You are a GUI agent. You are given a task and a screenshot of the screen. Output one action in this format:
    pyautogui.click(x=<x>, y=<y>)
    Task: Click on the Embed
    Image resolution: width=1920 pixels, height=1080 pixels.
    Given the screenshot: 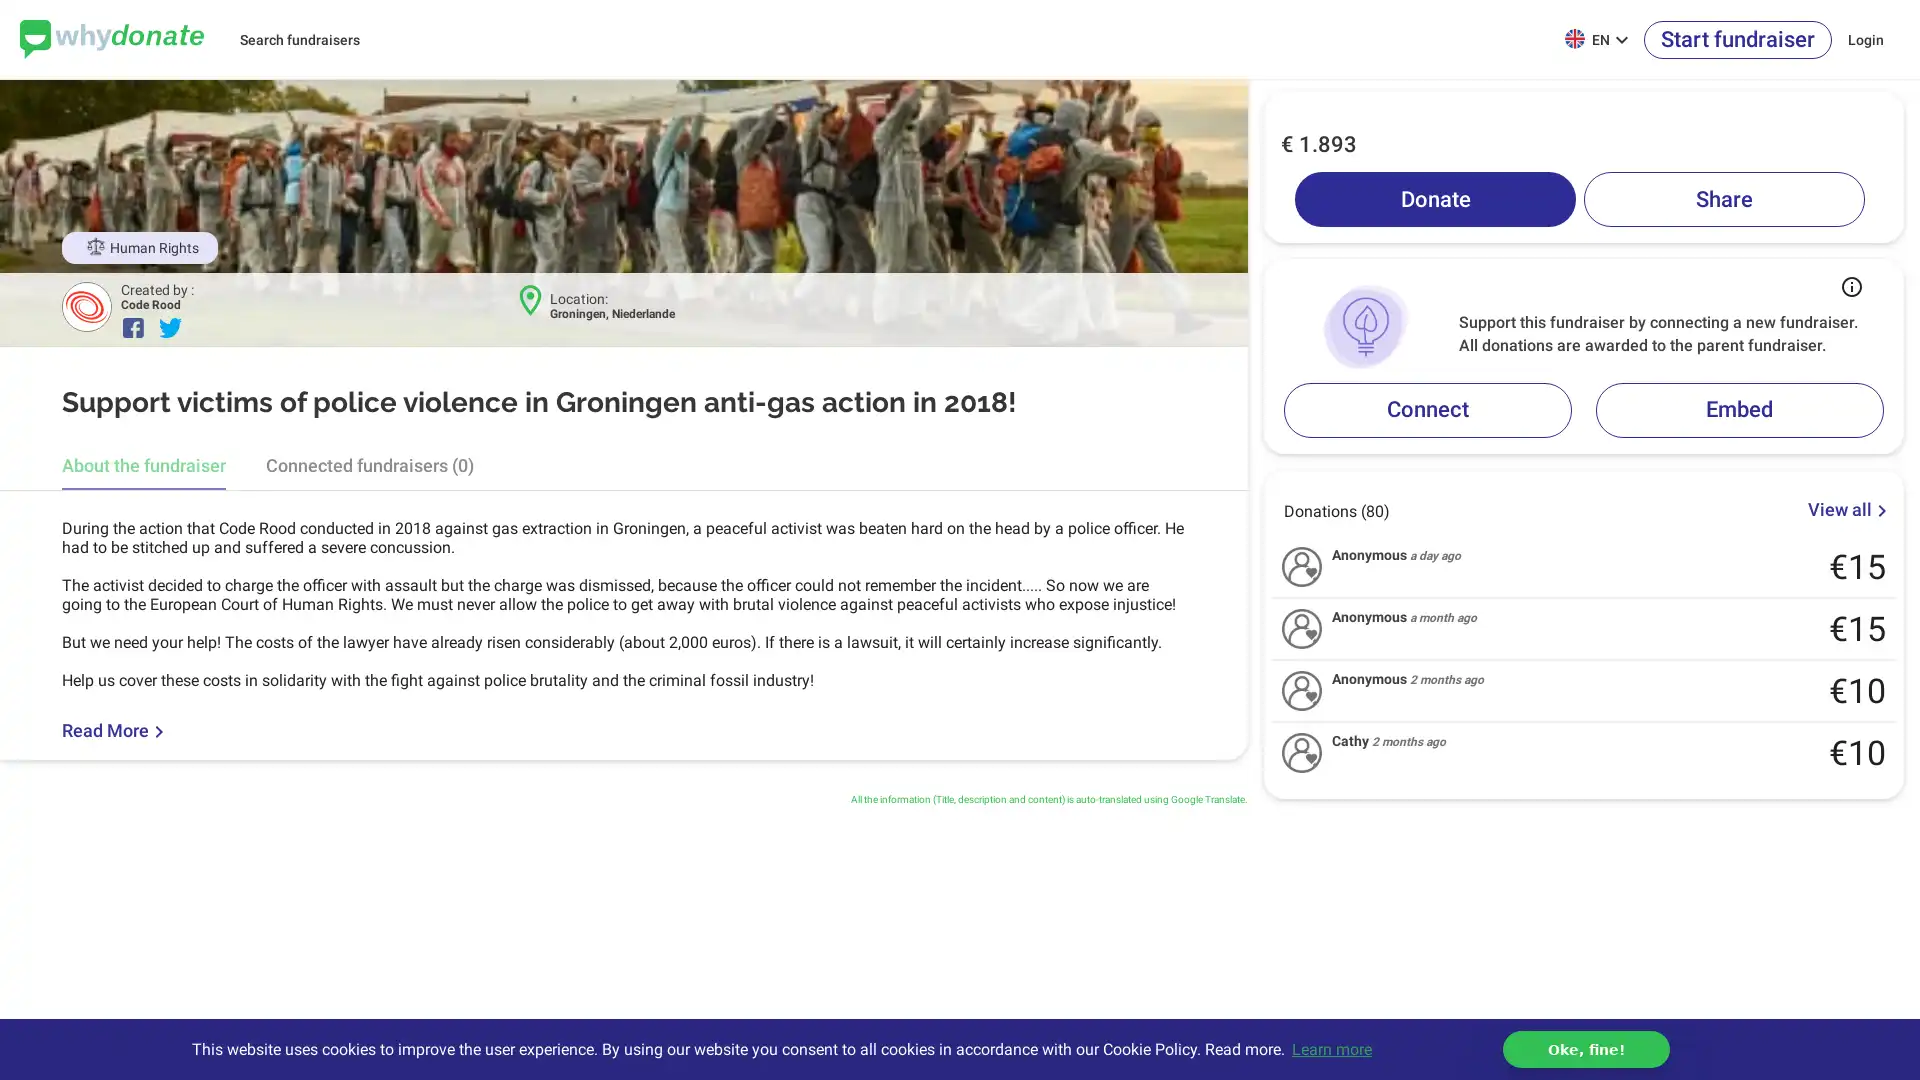 What is the action you would take?
    pyautogui.click(x=1737, y=408)
    